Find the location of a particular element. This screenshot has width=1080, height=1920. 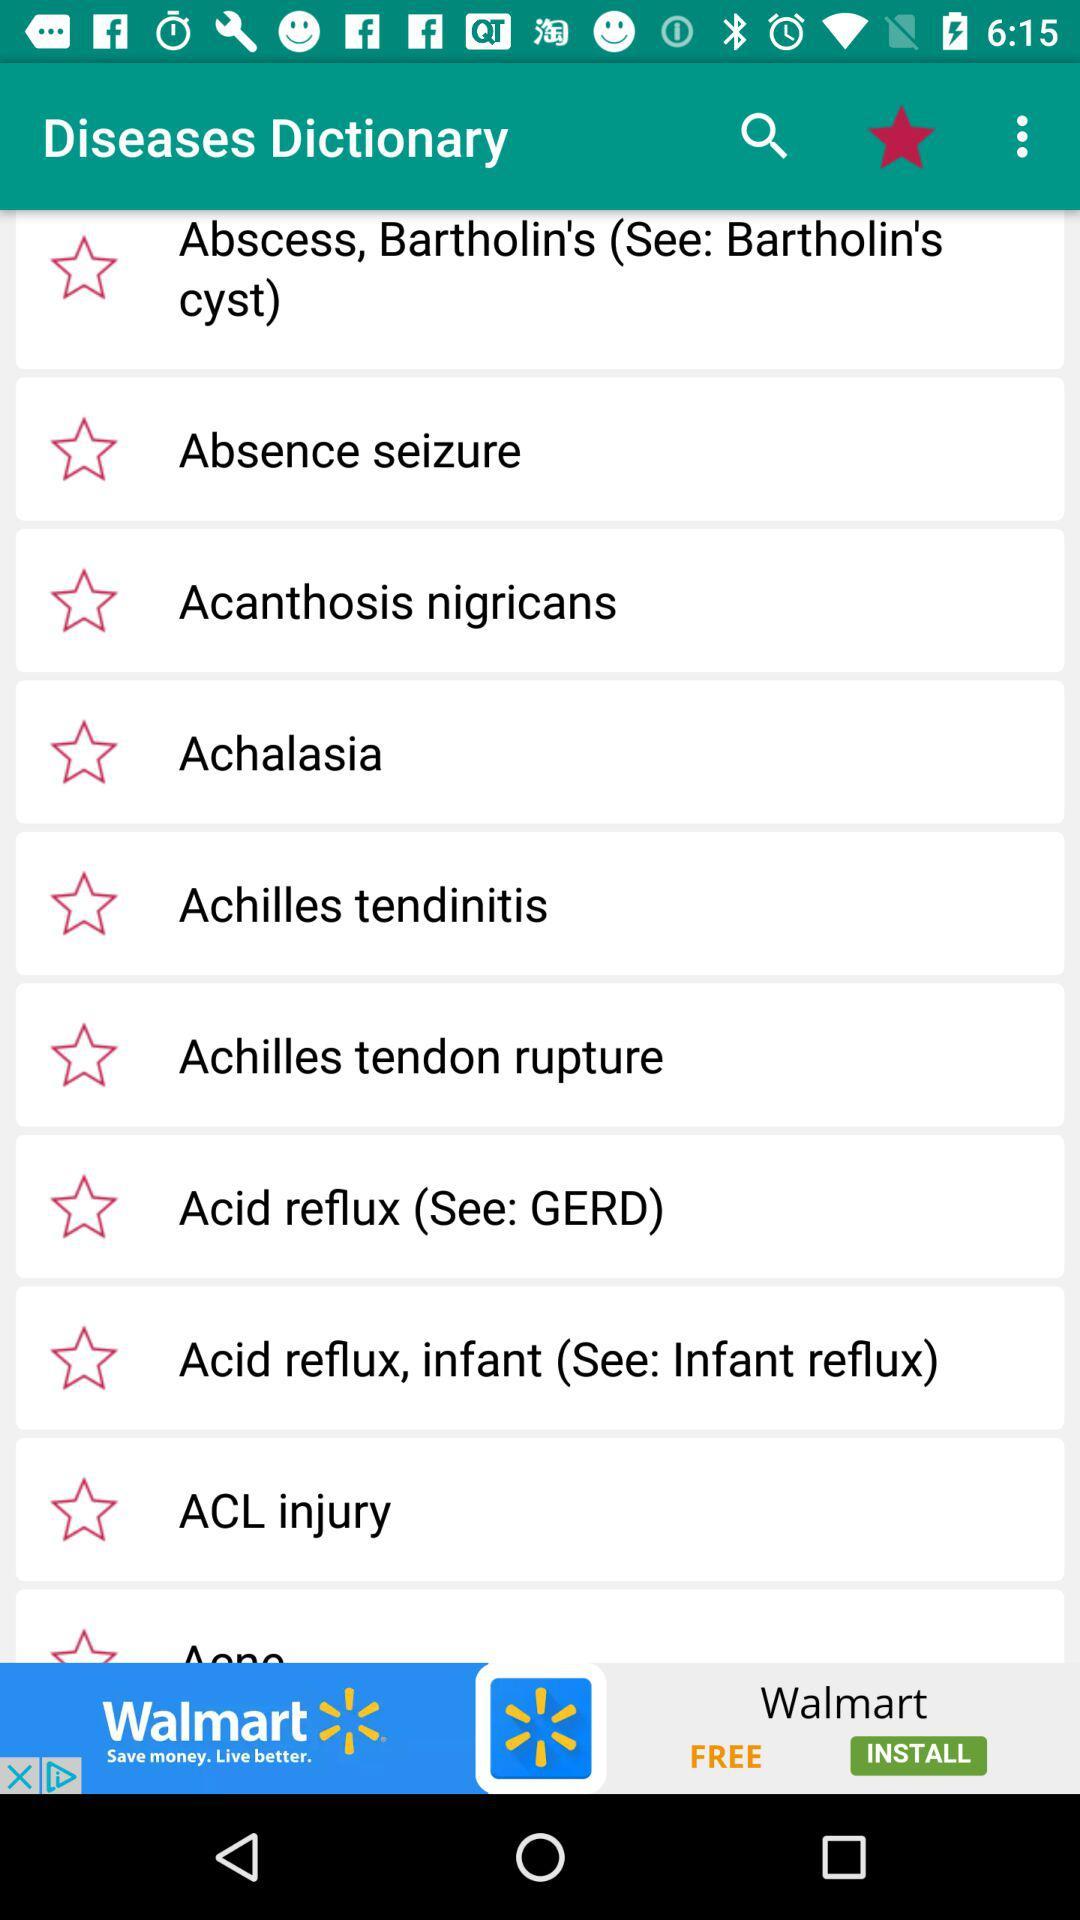

to favorites is located at coordinates (83, 750).